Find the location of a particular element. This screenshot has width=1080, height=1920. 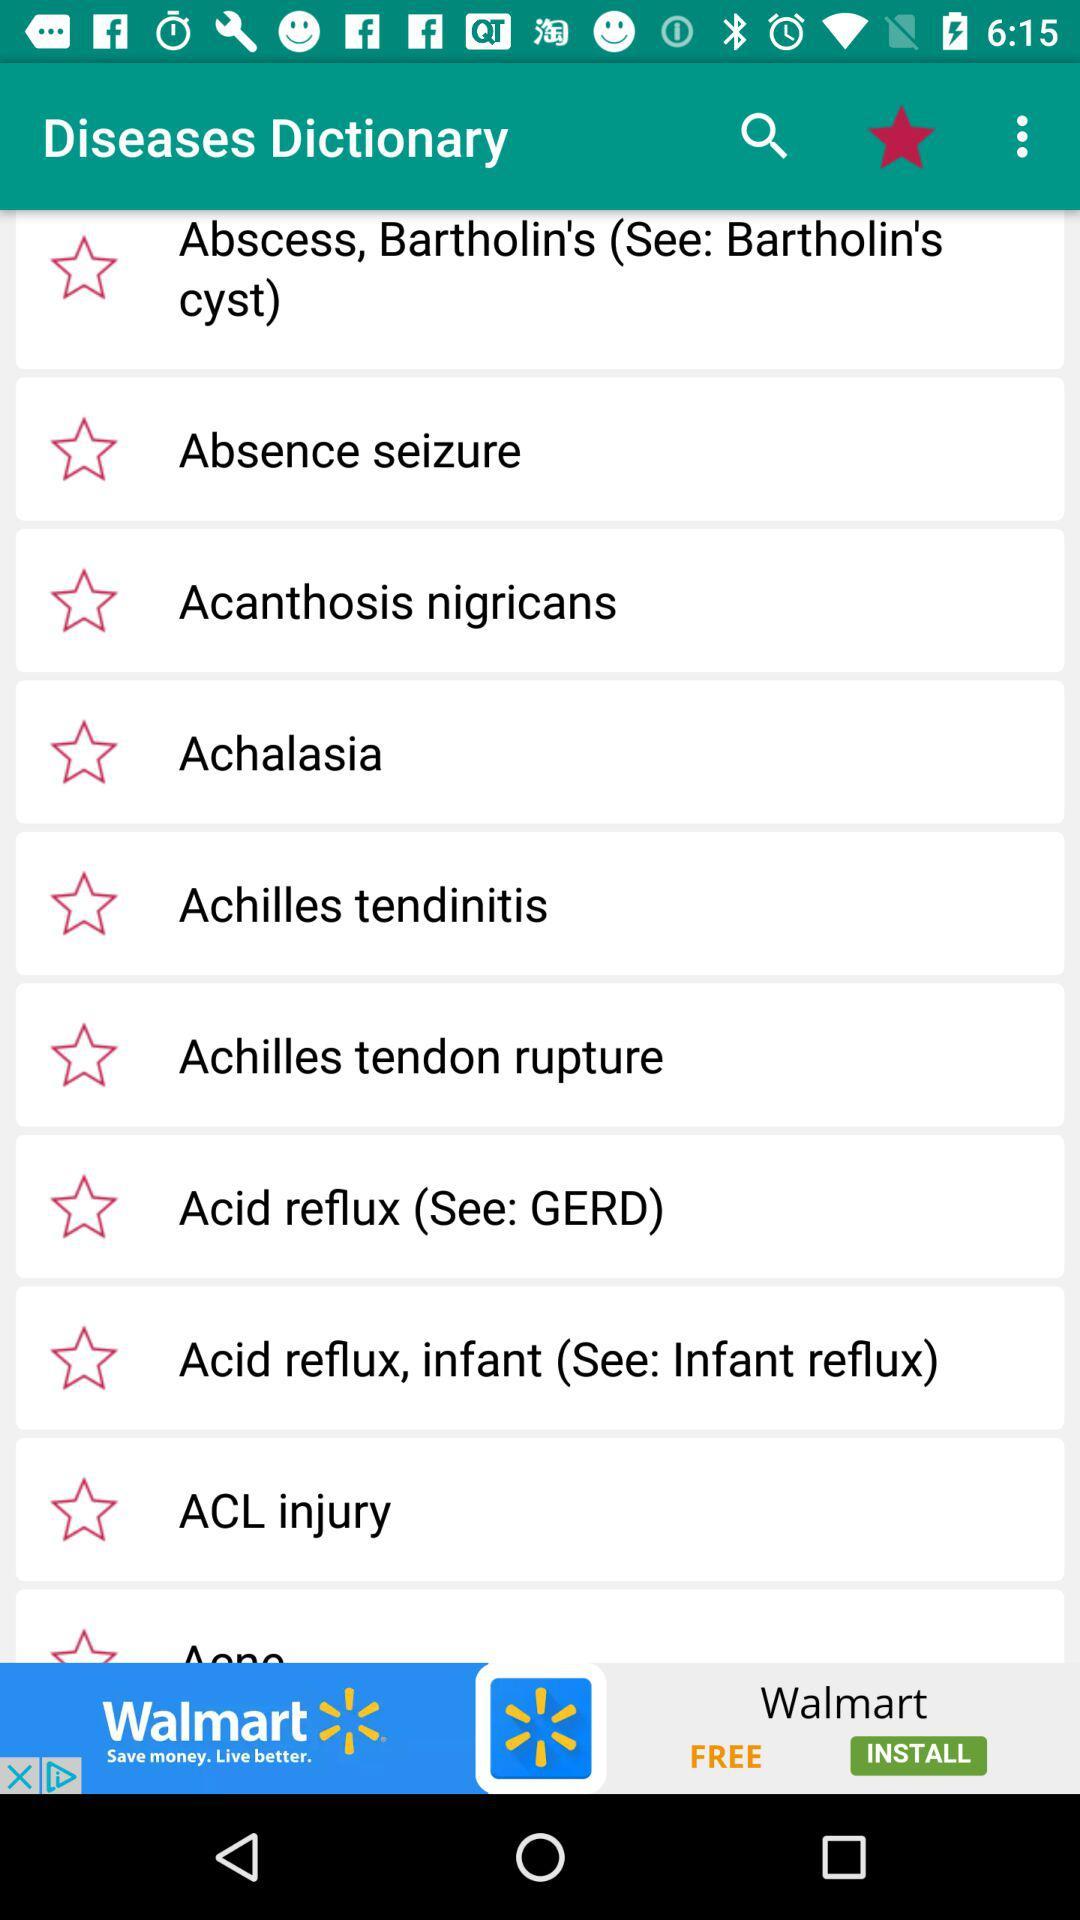

to favorites is located at coordinates (83, 750).